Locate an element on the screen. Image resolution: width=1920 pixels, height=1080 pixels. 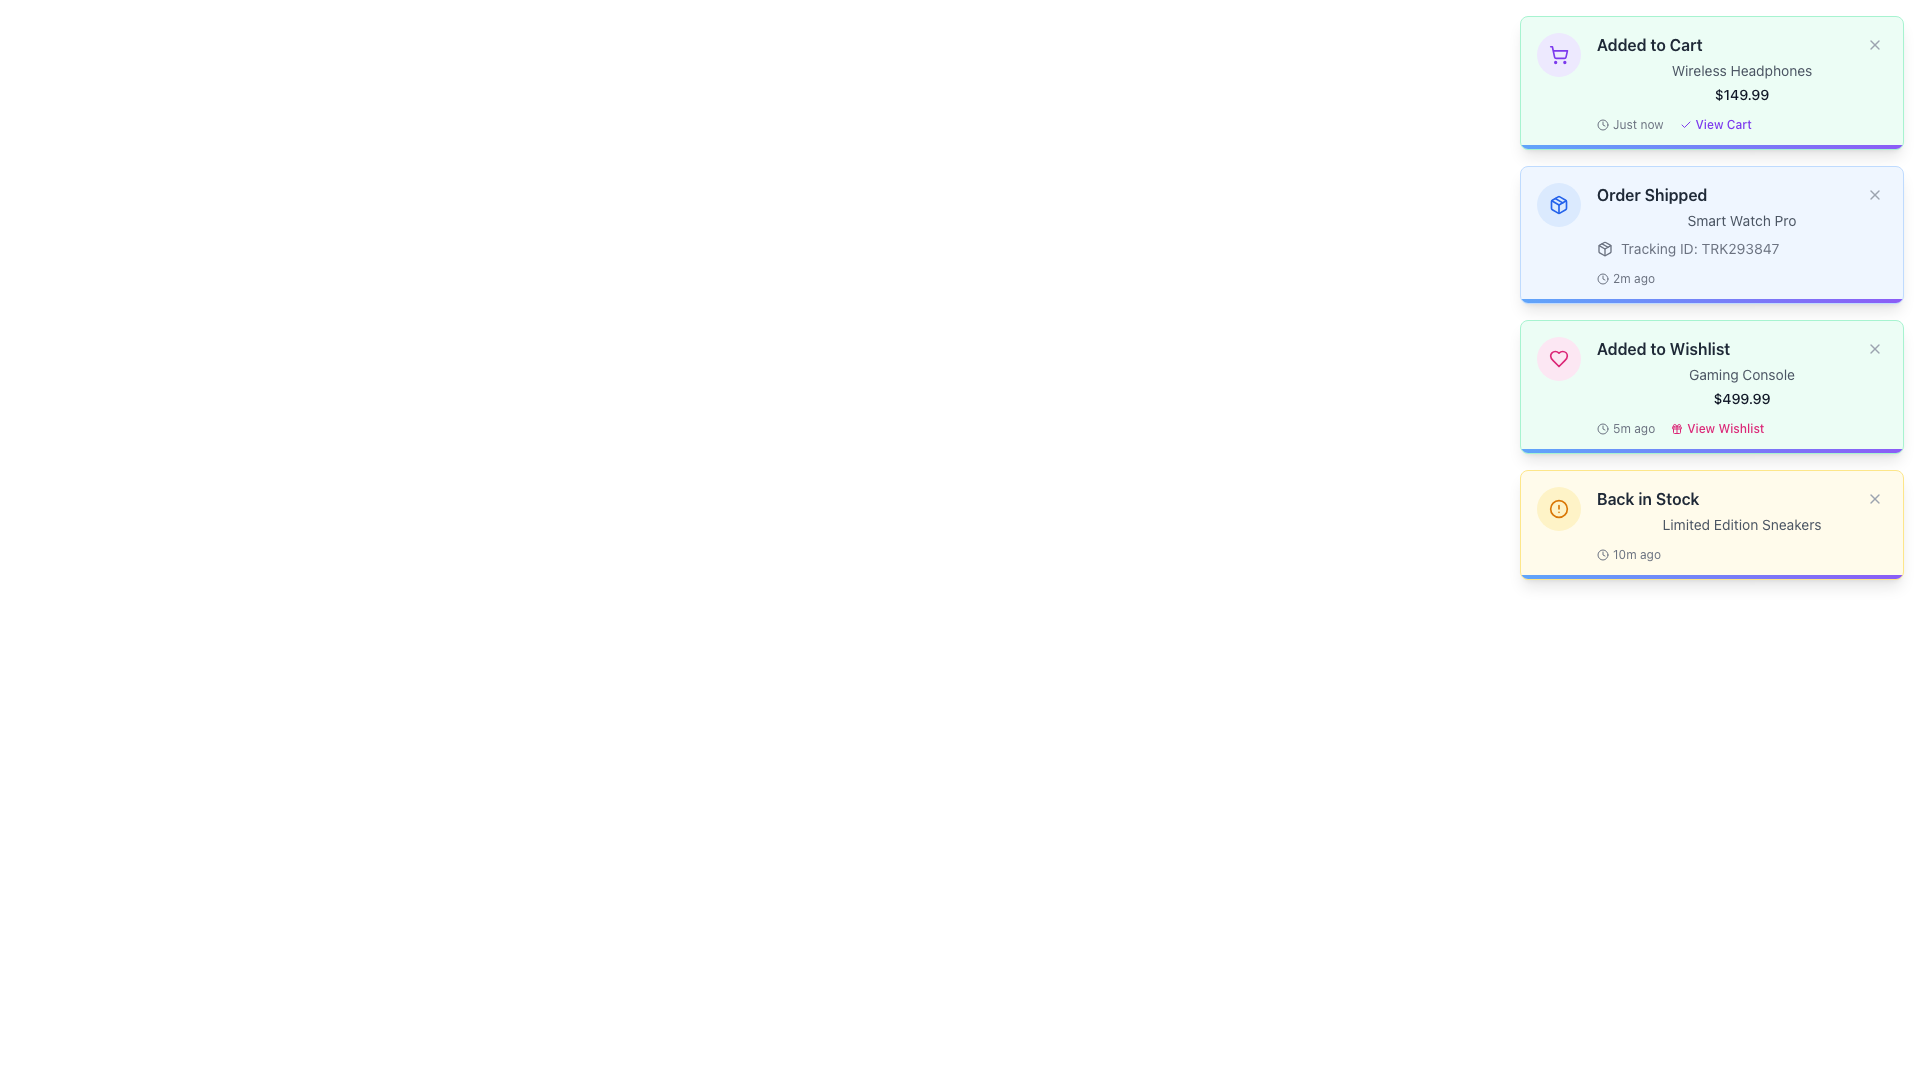
the close button icon with an 'X' symbol located at the top-right corner of the 'Order Shipped' notification card is located at coordinates (1874, 195).